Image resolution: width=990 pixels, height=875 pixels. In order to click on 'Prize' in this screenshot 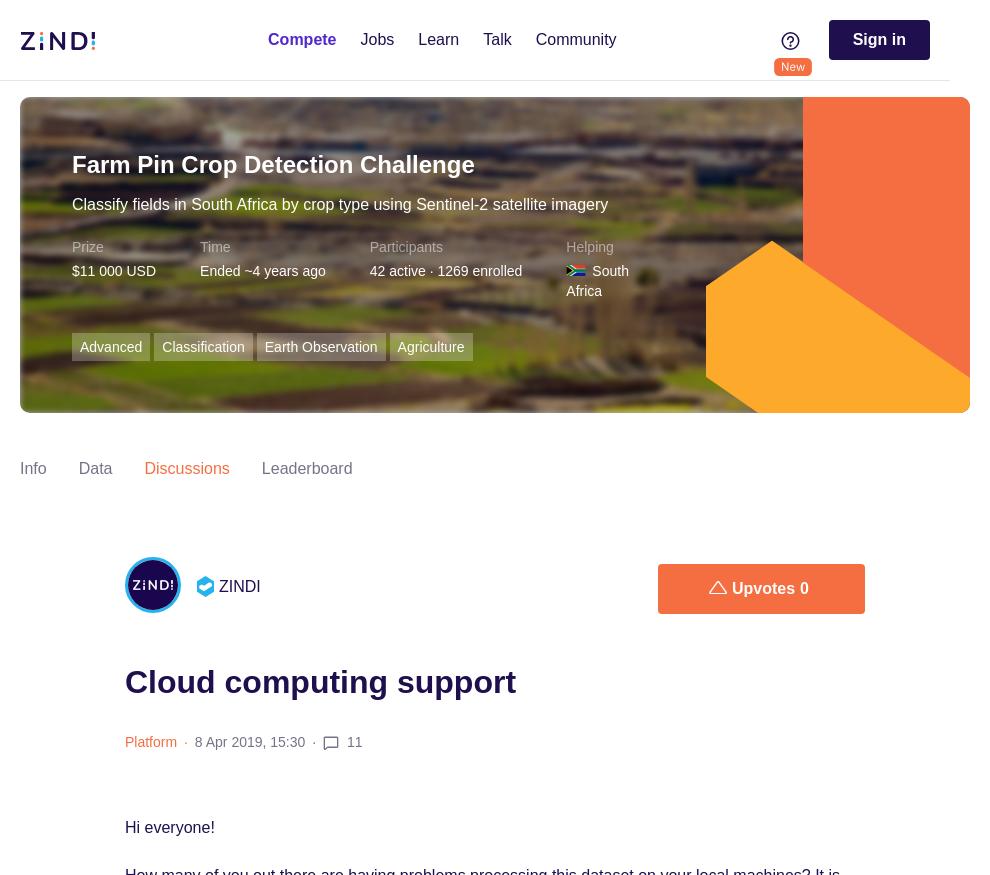, I will do `click(87, 247)`.